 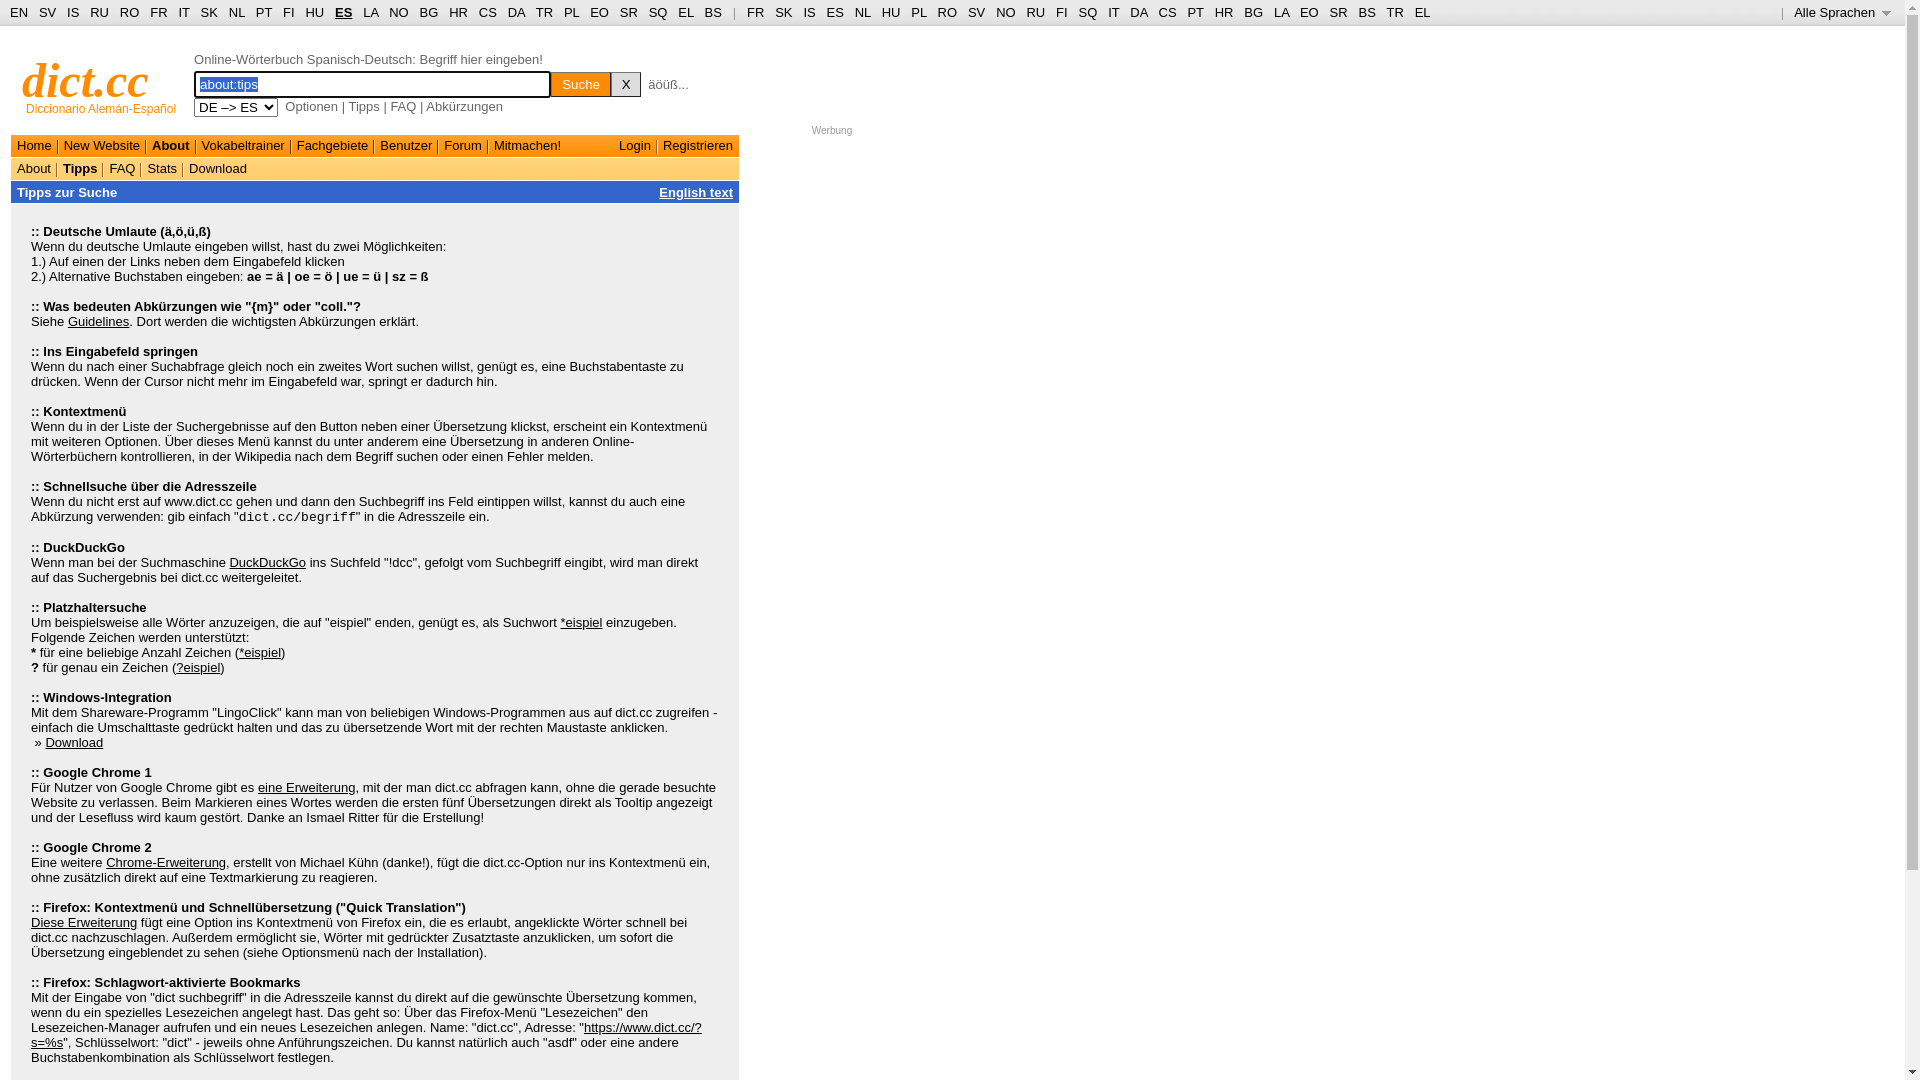 What do you see at coordinates (162, 167) in the screenshot?
I see `'Stats'` at bounding box center [162, 167].